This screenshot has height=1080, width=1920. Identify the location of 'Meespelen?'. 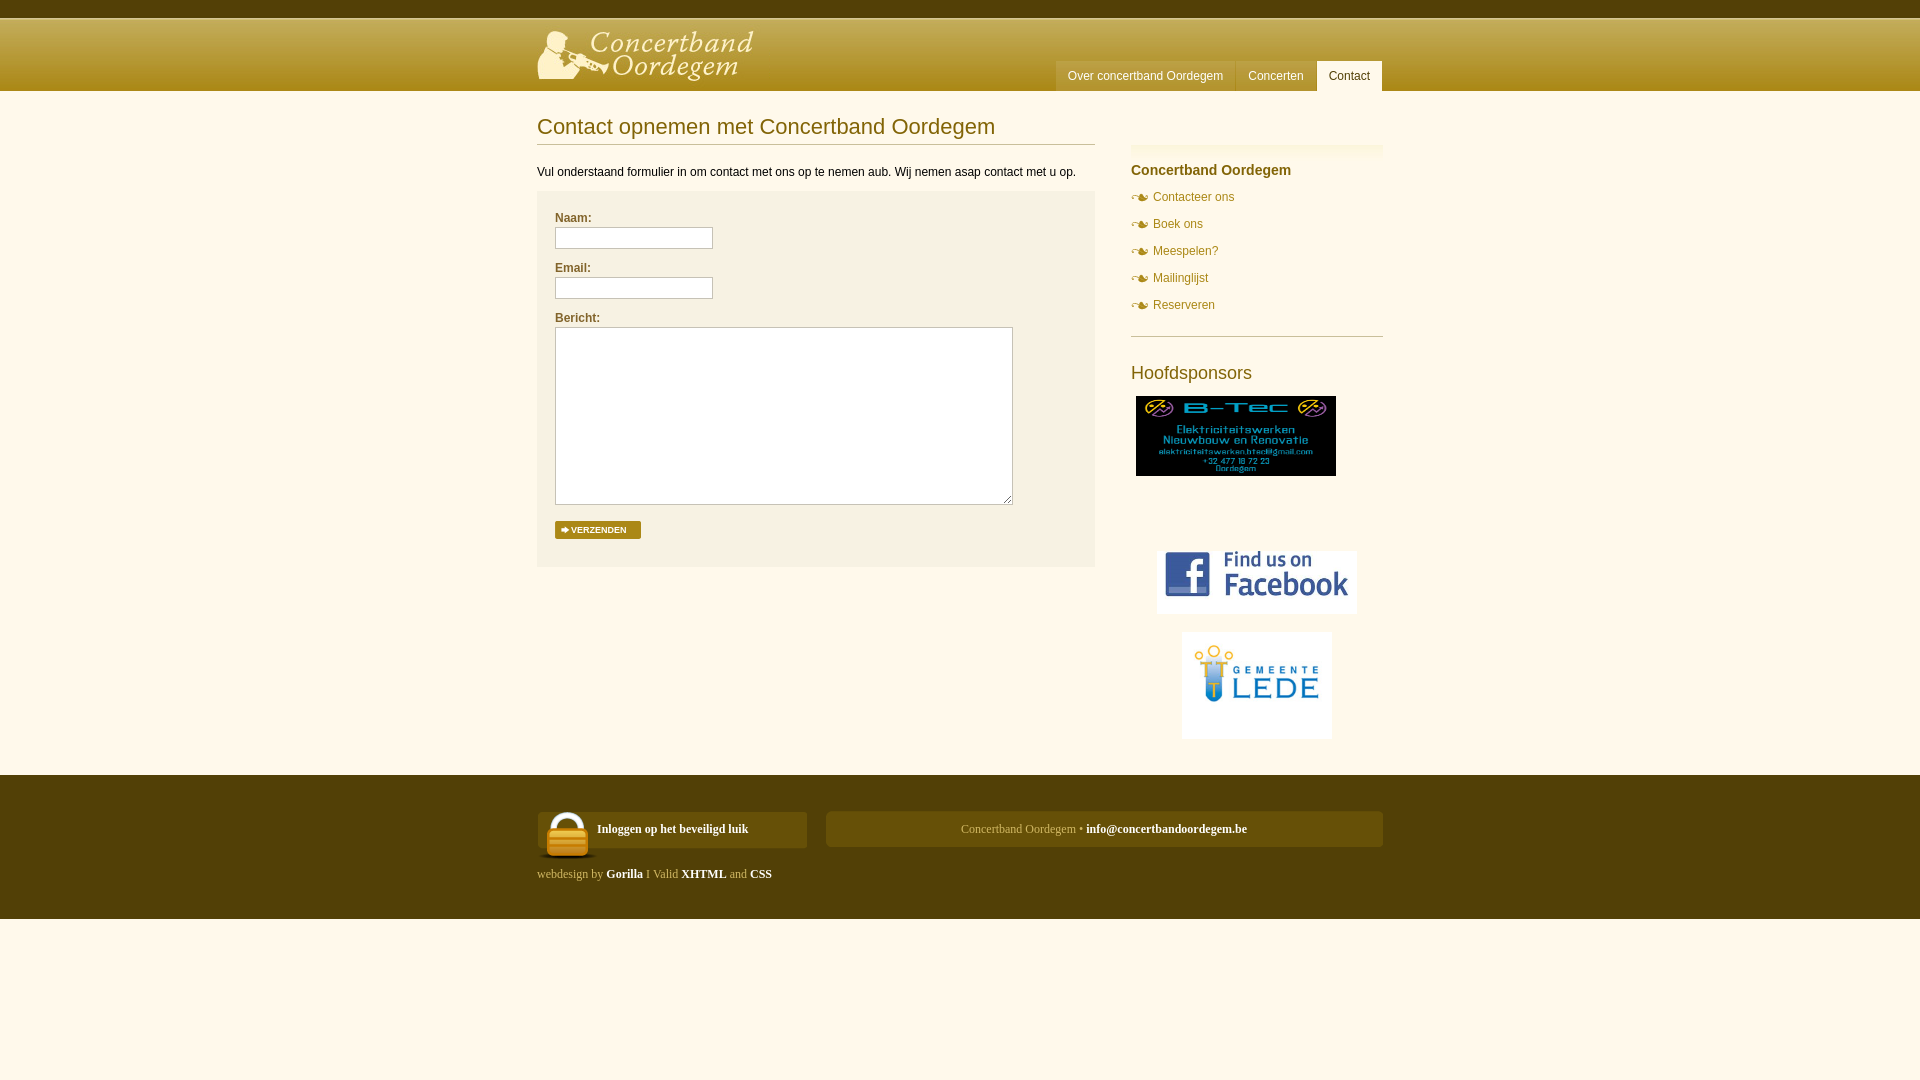
(1174, 249).